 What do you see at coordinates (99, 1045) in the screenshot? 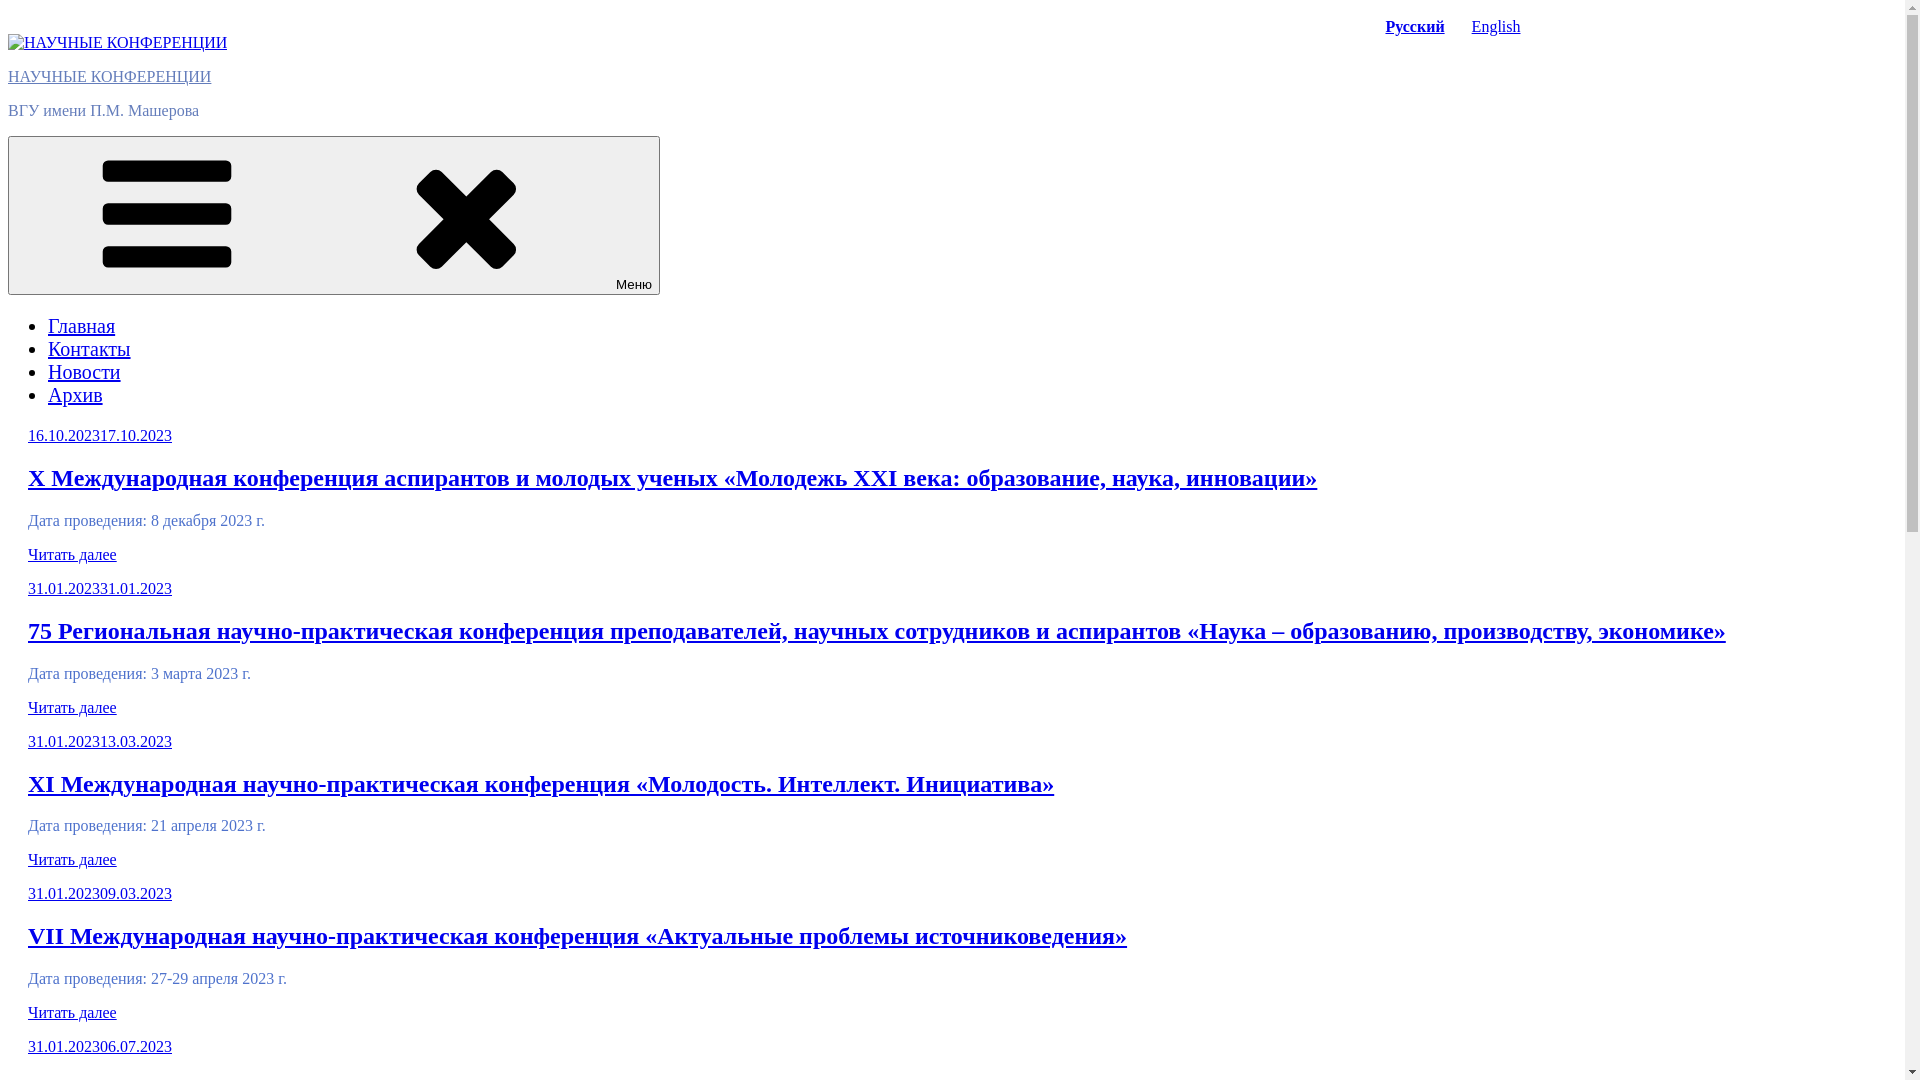
I see `'31.01.202306.07.2023'` at bounding box center [99, 1045].